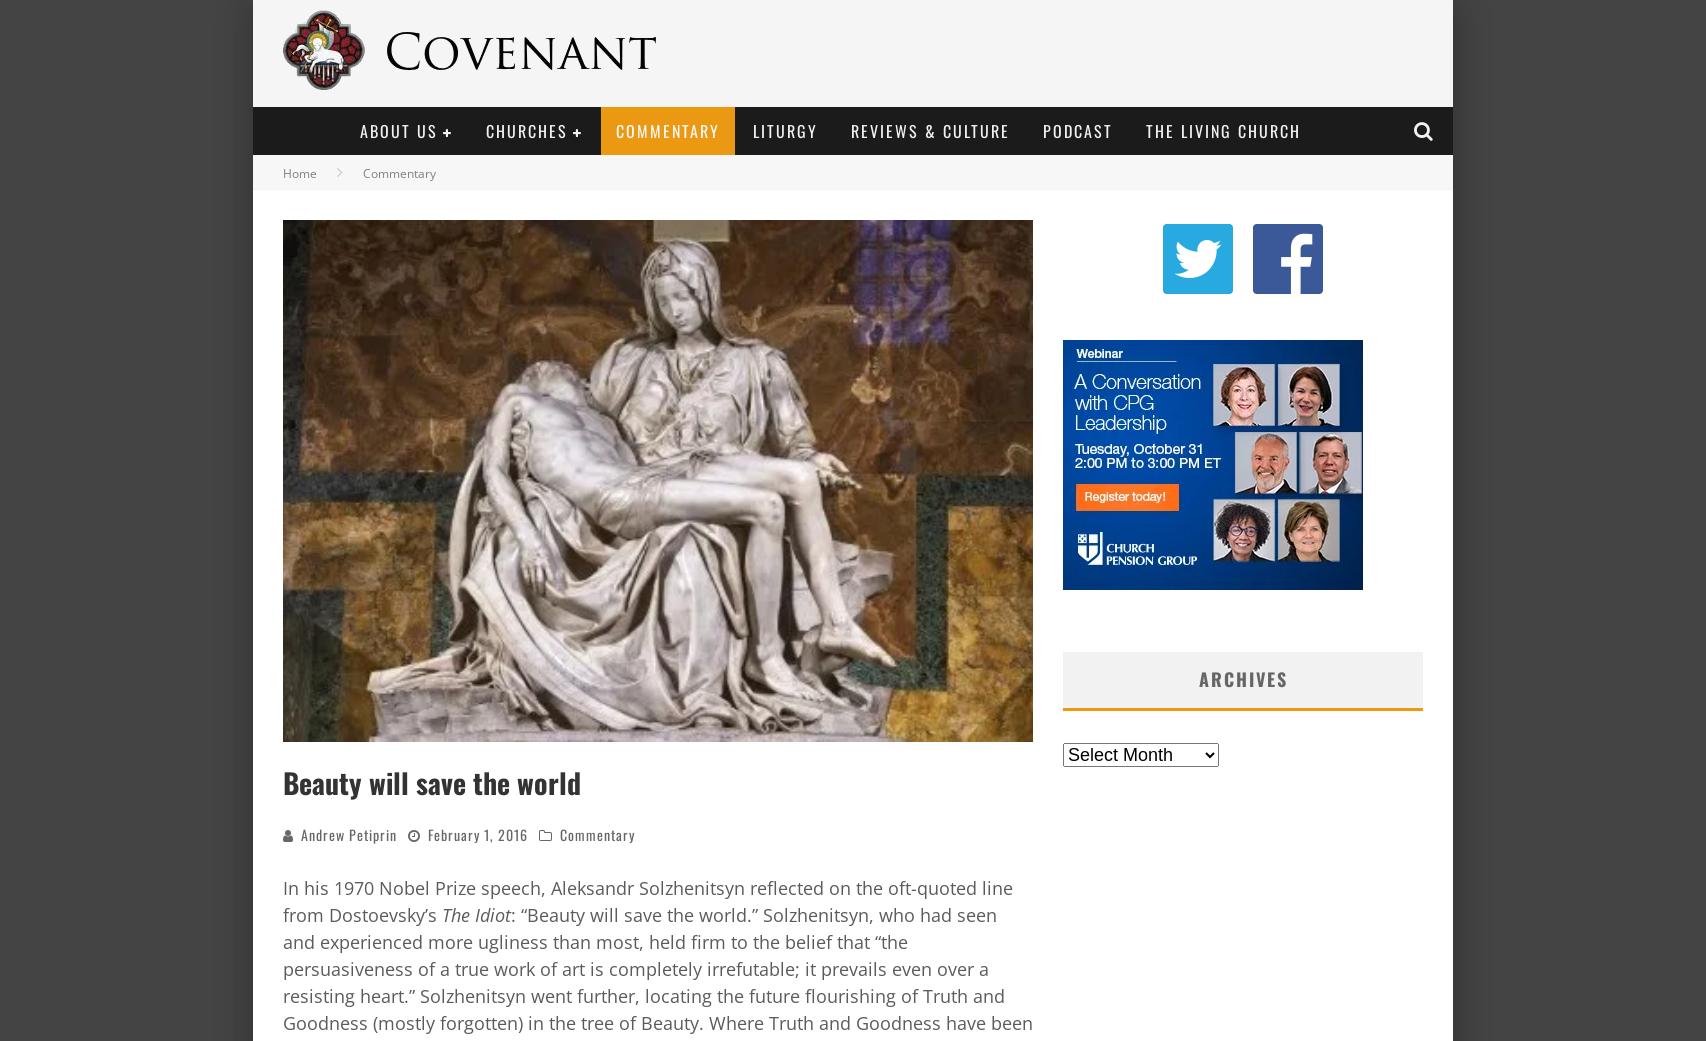 The width and height of the screenshot is (1706, 1041). I want to click on 'Liturgy', so click(752, 130).